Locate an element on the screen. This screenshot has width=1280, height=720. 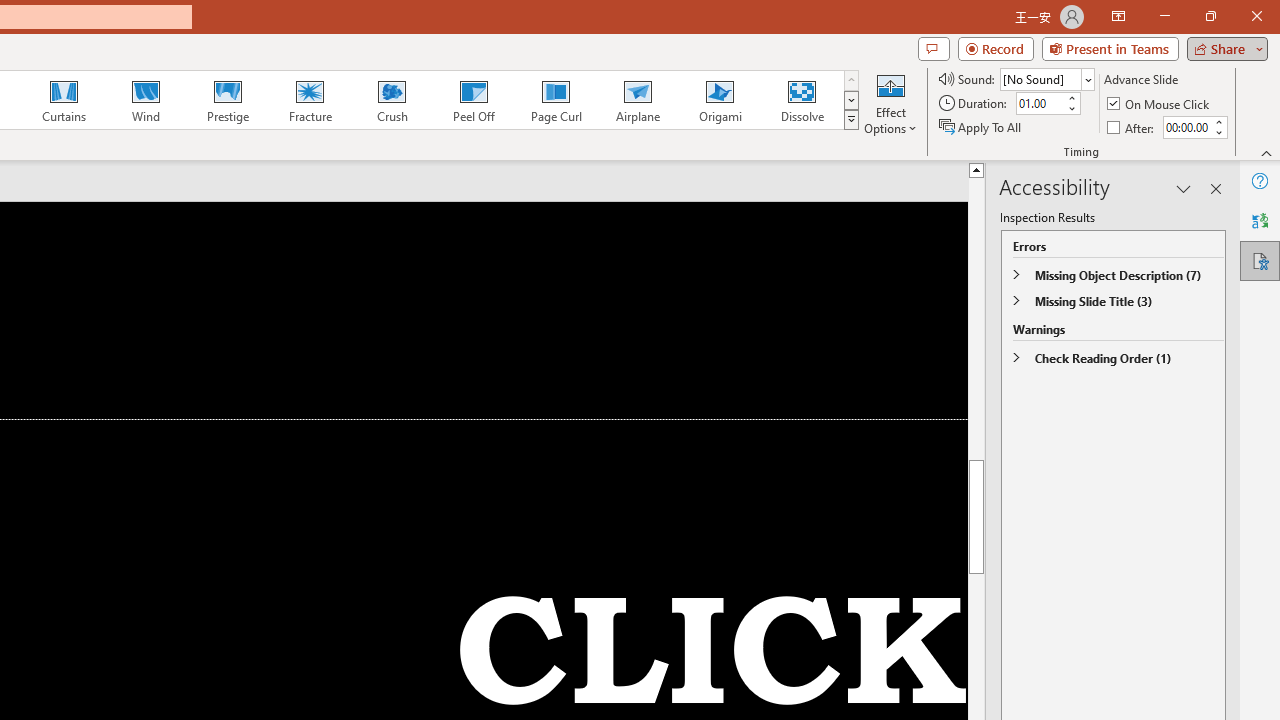
'On Mouse Click' is located at coordinates (1159, 103).